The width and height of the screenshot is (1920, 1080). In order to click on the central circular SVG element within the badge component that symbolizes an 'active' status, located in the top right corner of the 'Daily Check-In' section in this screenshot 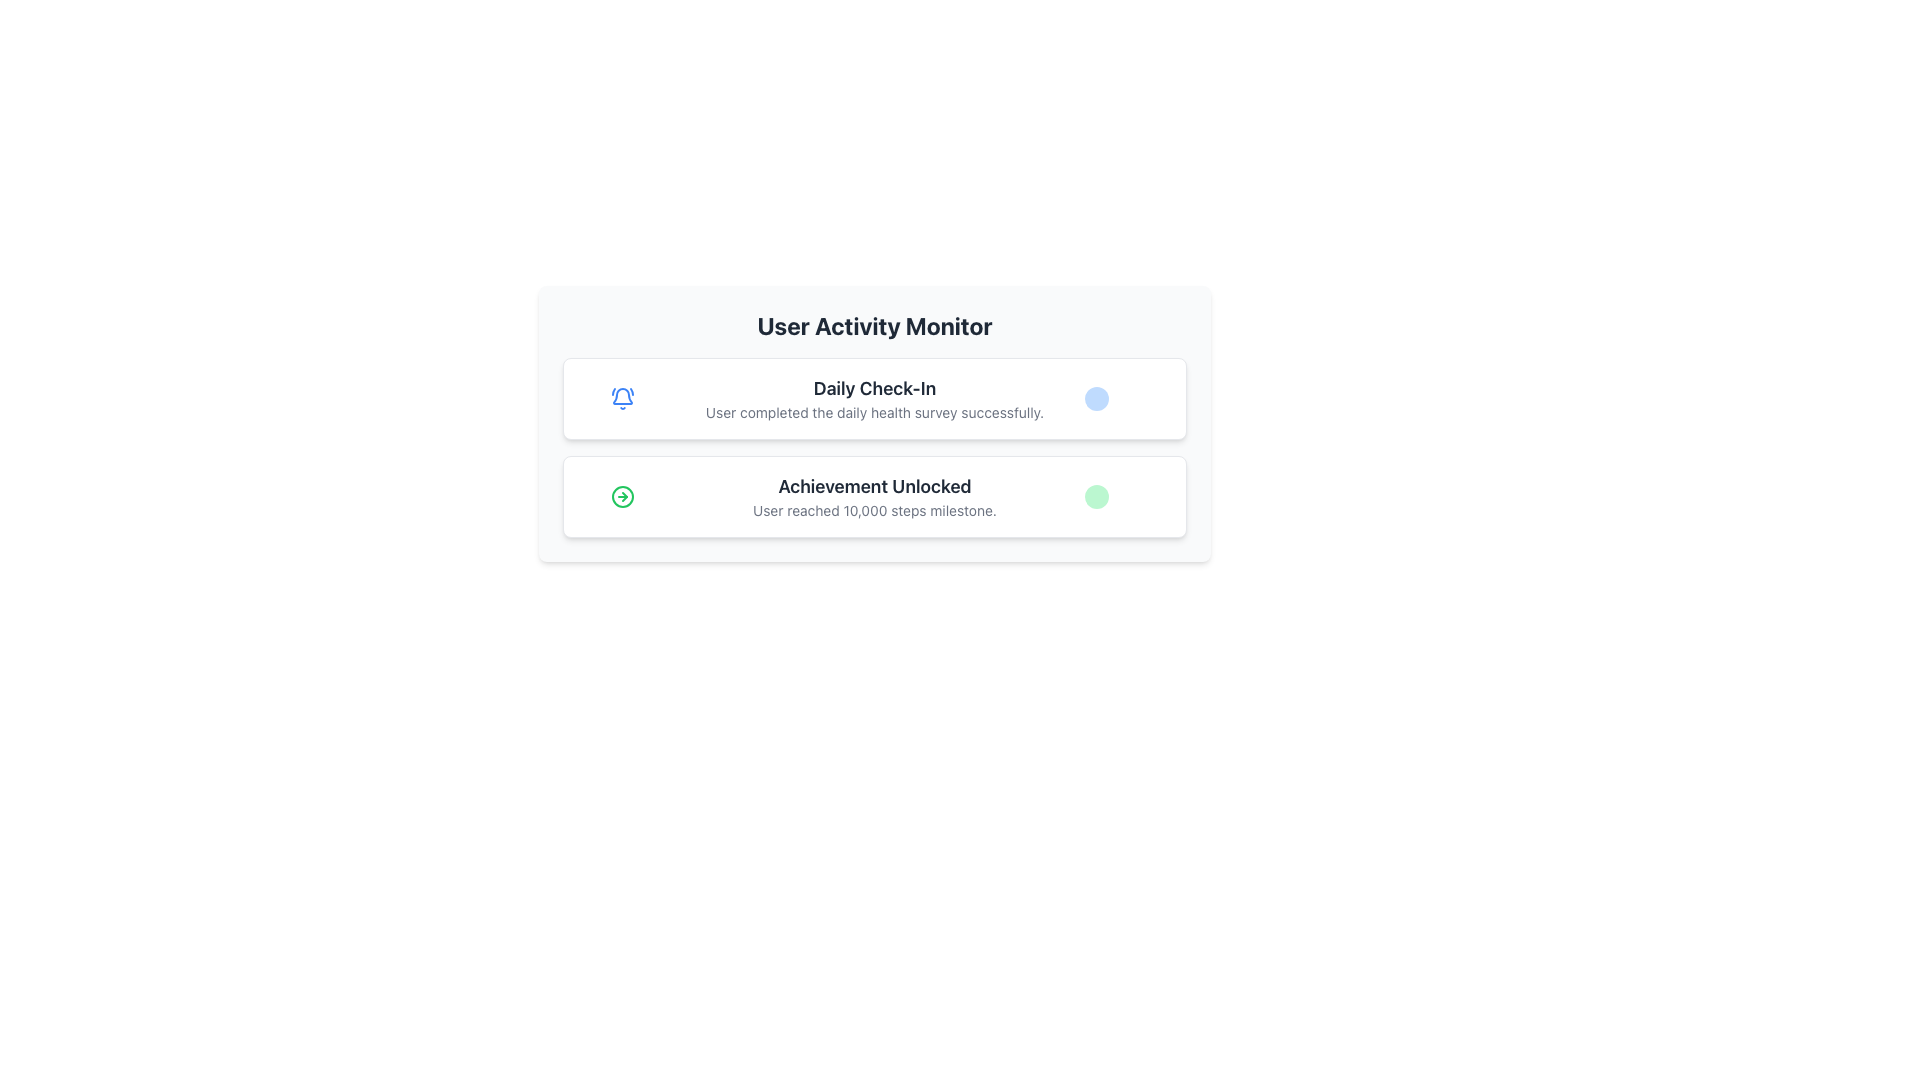, I will do `click(1107, 402)`.